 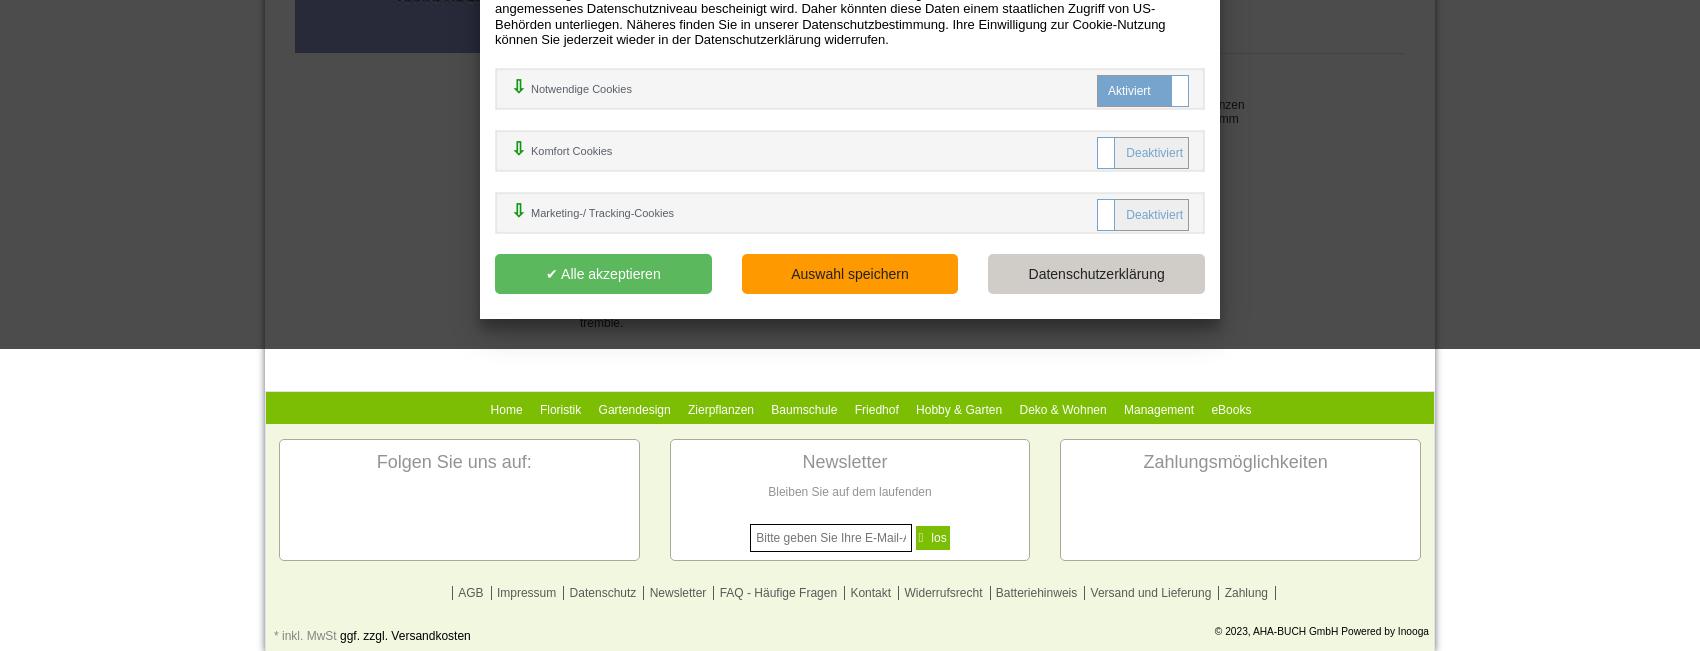 I want to click on 'Impressum', so click(x=525, y=591).